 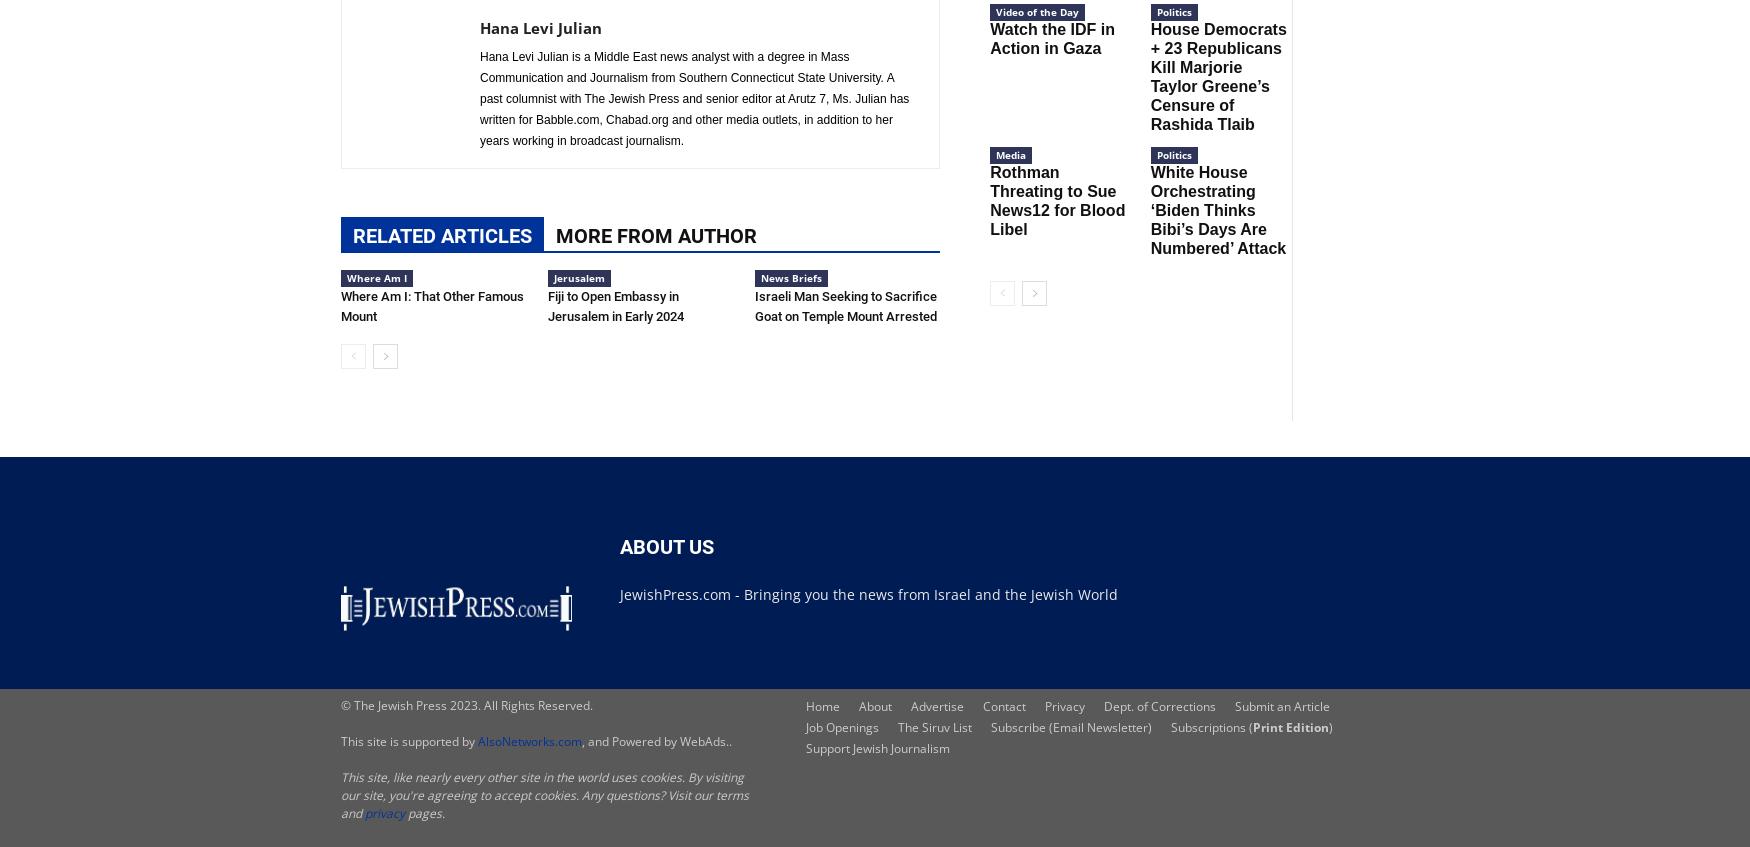 I want to click on 'RELATED ARTICLES', so click(x=442, y=234).